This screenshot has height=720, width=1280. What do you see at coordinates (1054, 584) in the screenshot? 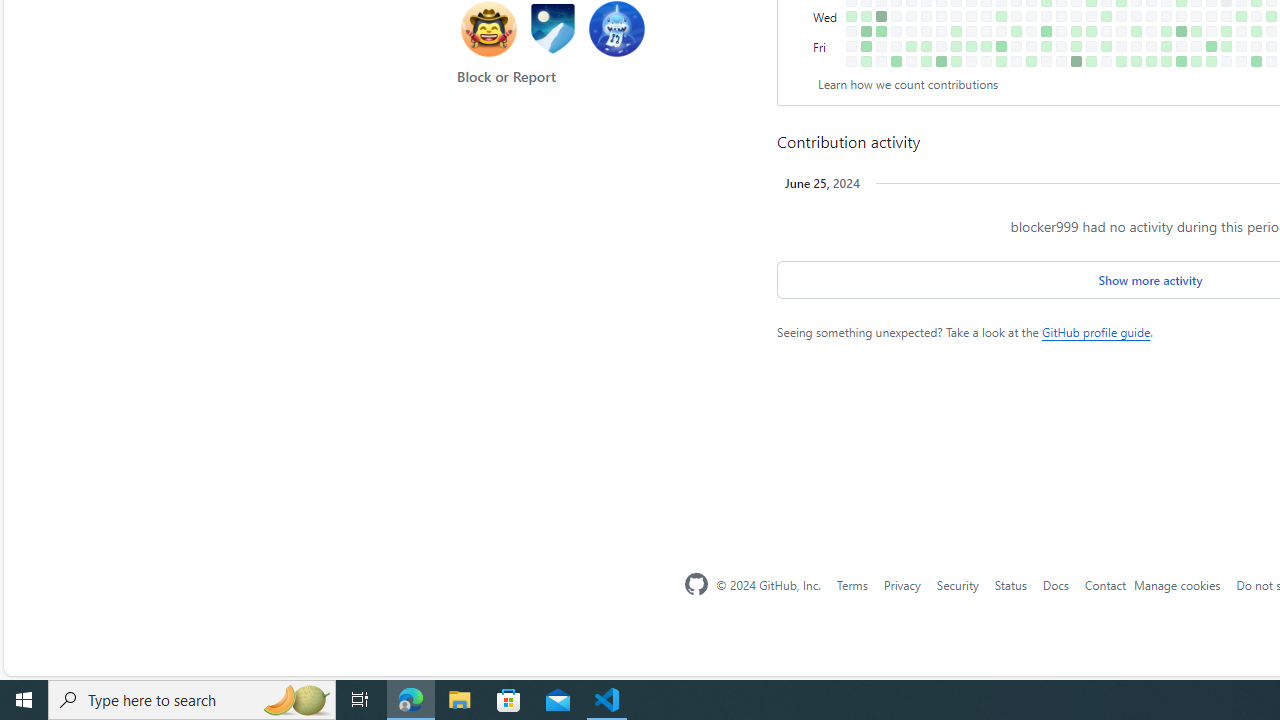
I see `'Docs'` at bounding box center [1054, 584].